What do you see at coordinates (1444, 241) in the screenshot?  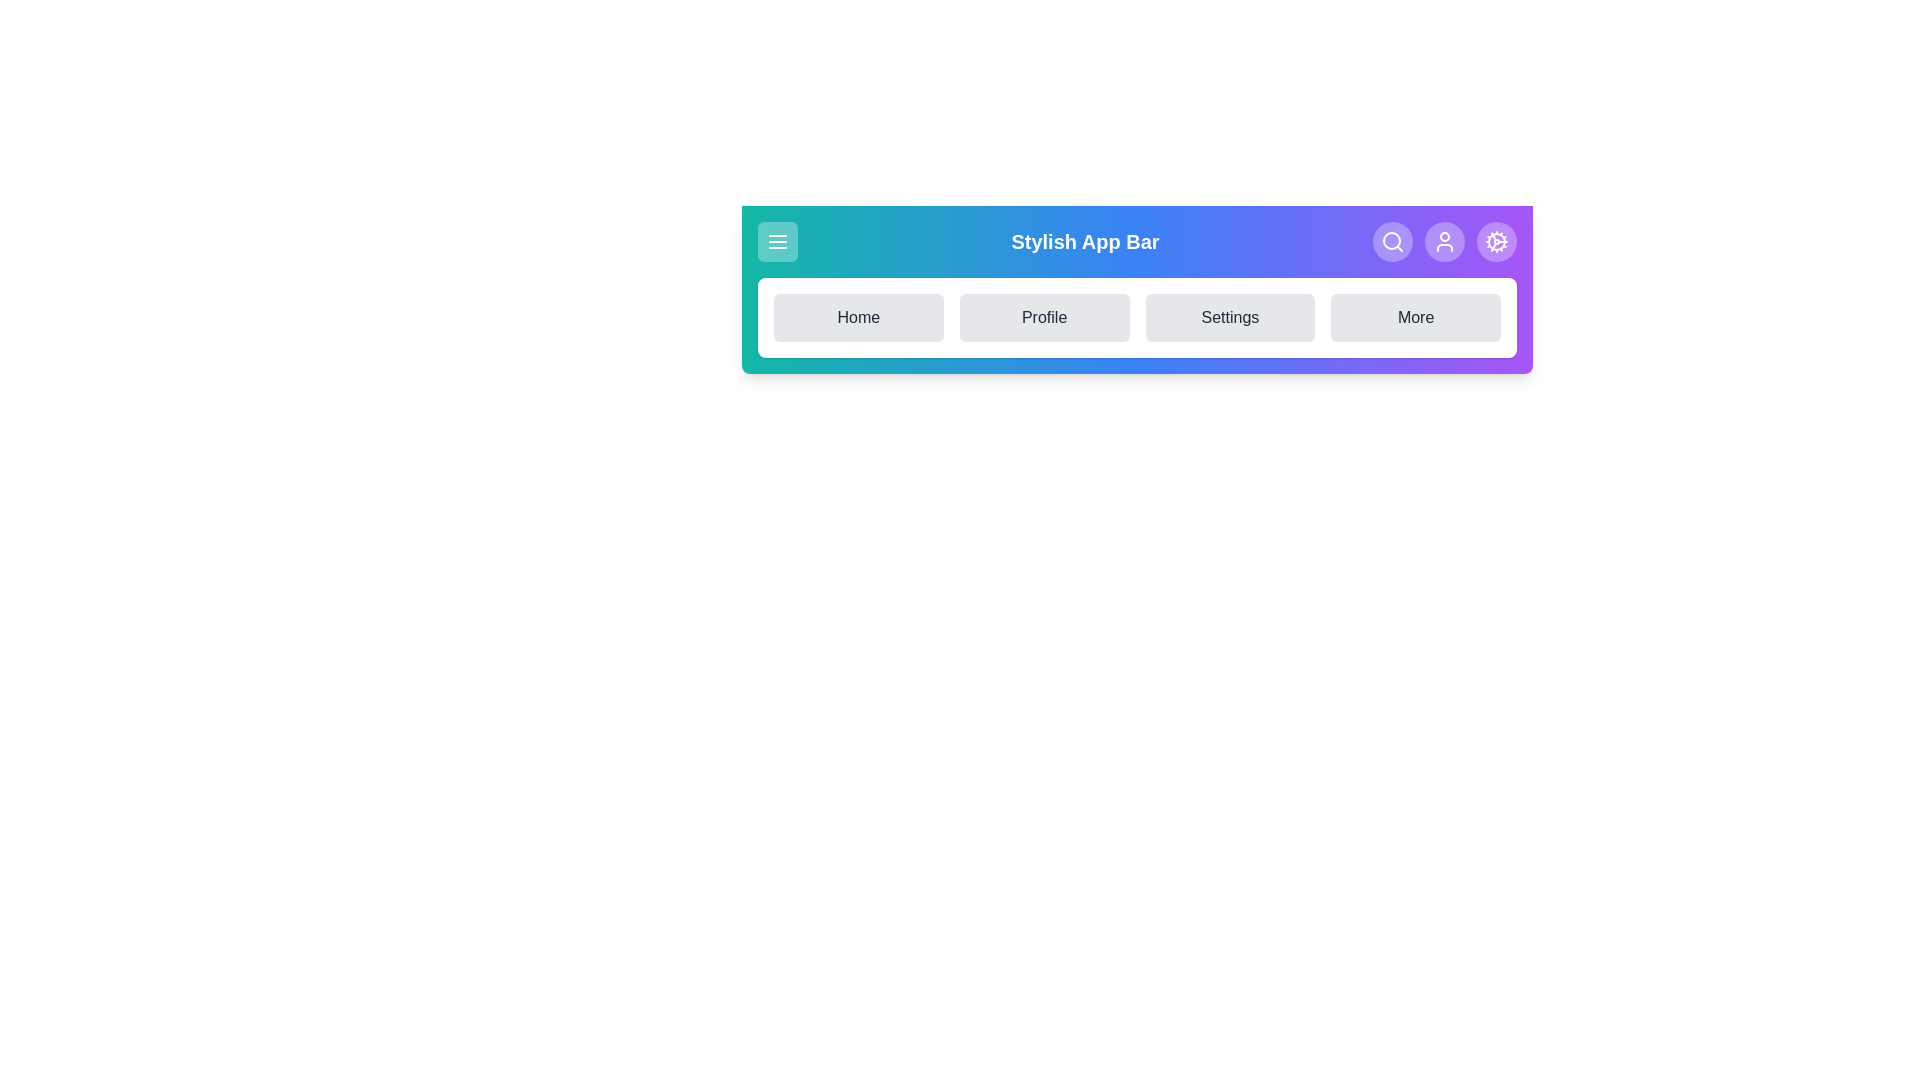 I see `the User icon in the StylishAppBar` at bounding box center [1444, 241].